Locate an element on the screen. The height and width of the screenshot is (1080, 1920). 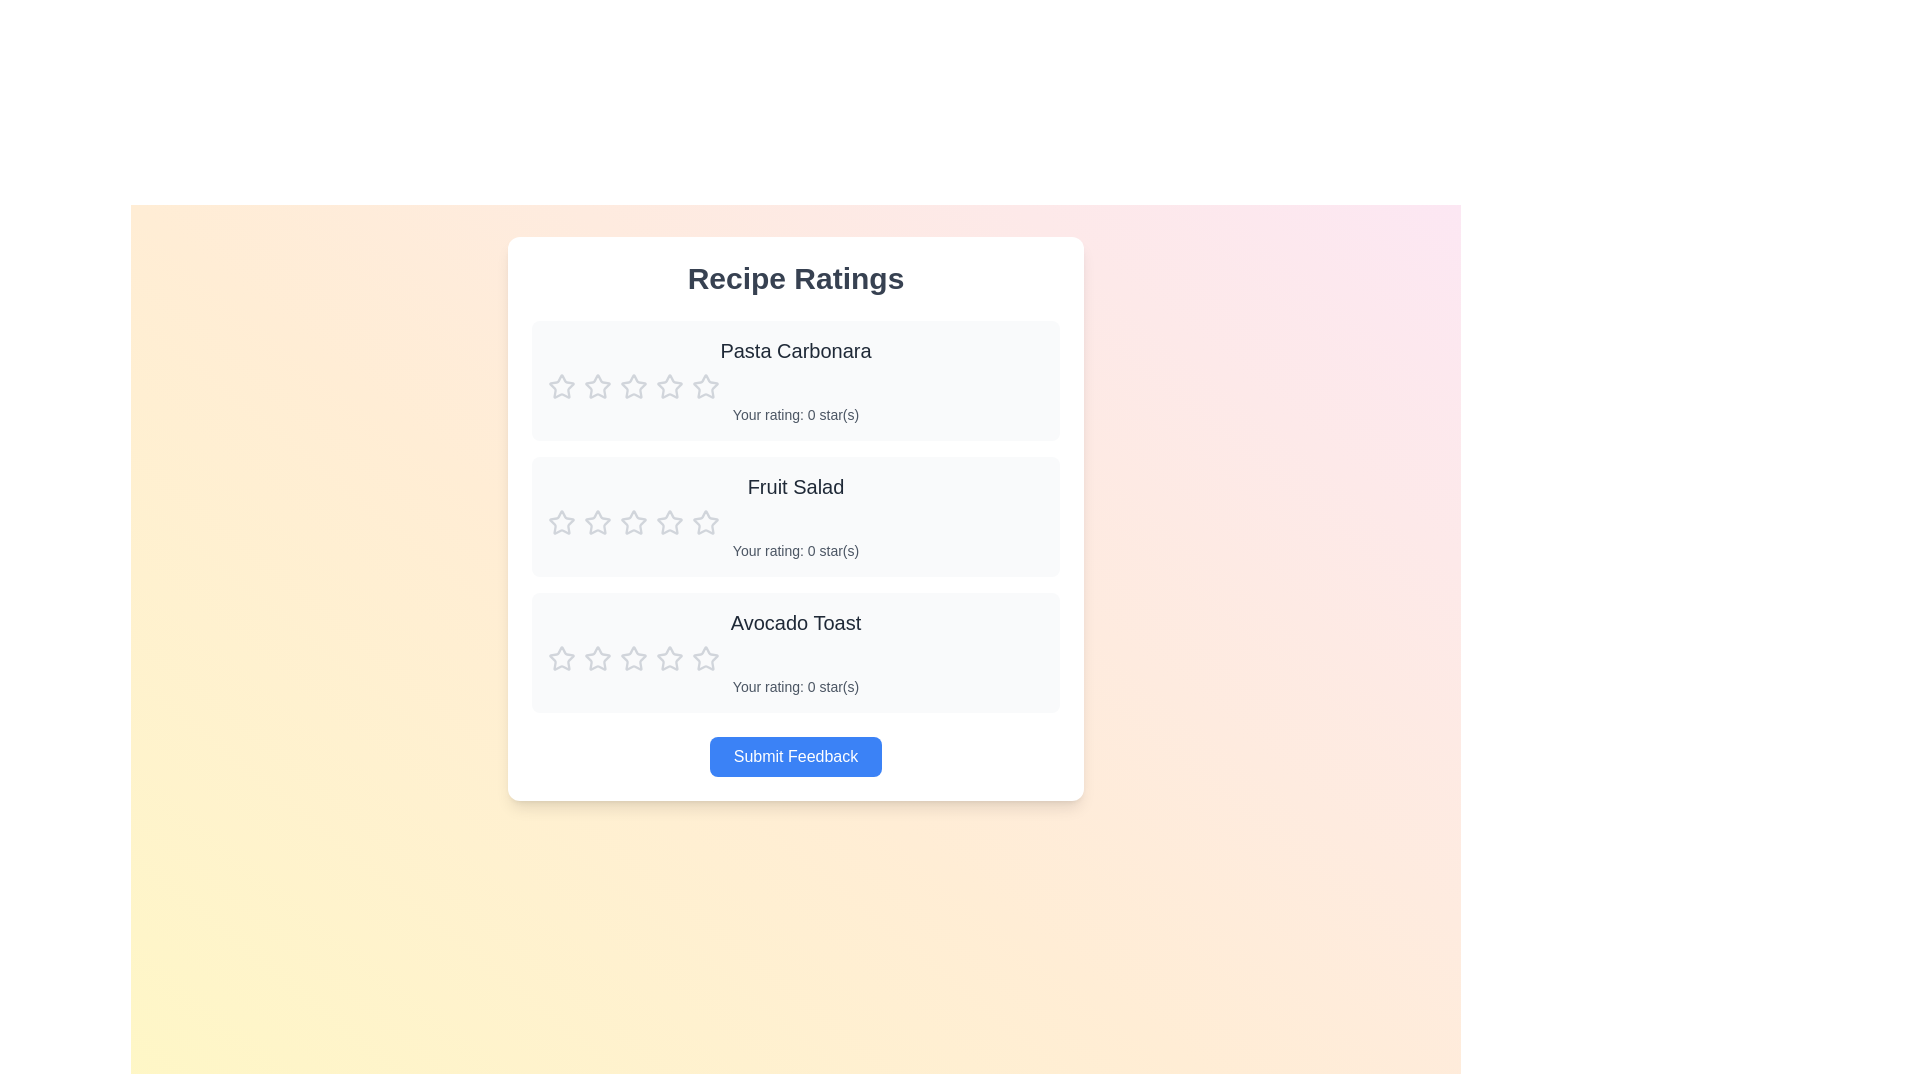
the first star icon in the rating section of 'Avocado Toast' to set a rating of 1 star is located at coordinates (560, 658).